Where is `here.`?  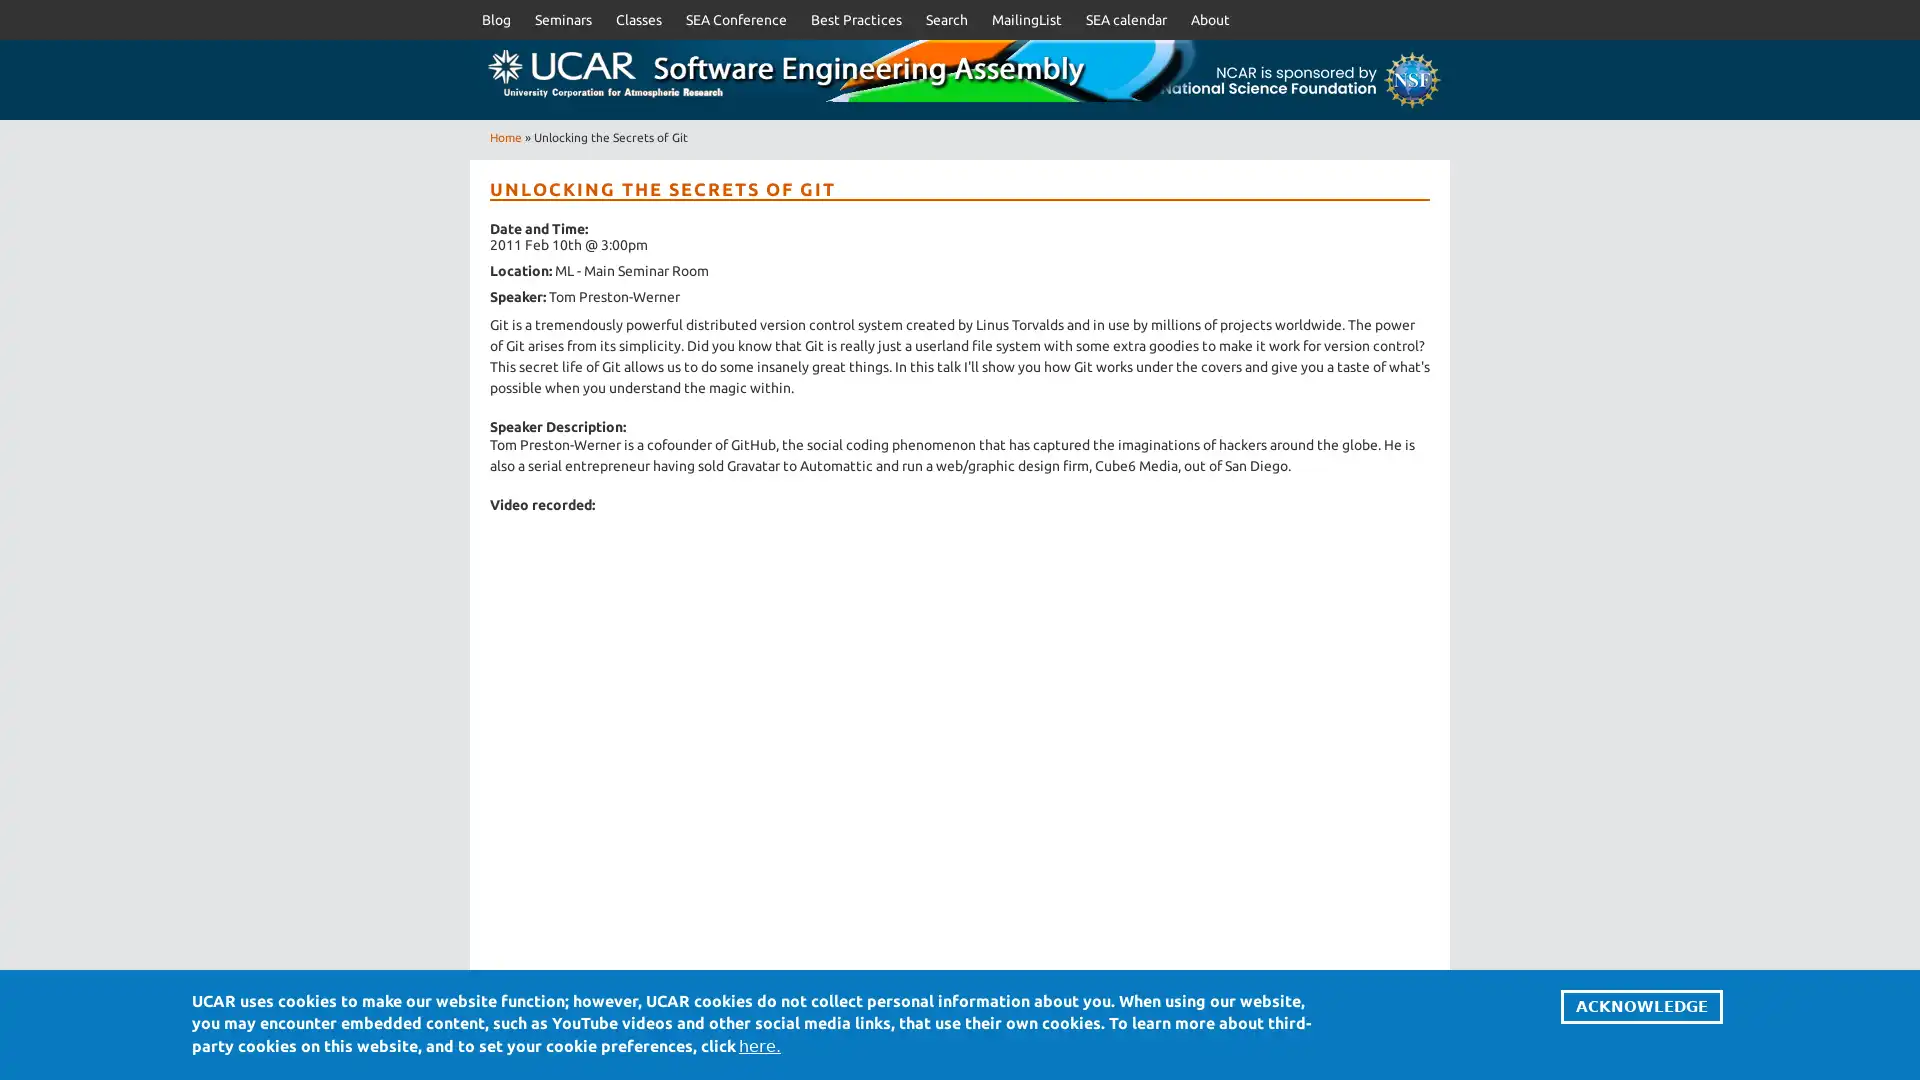
here. is located at coordinates (758, 1044).